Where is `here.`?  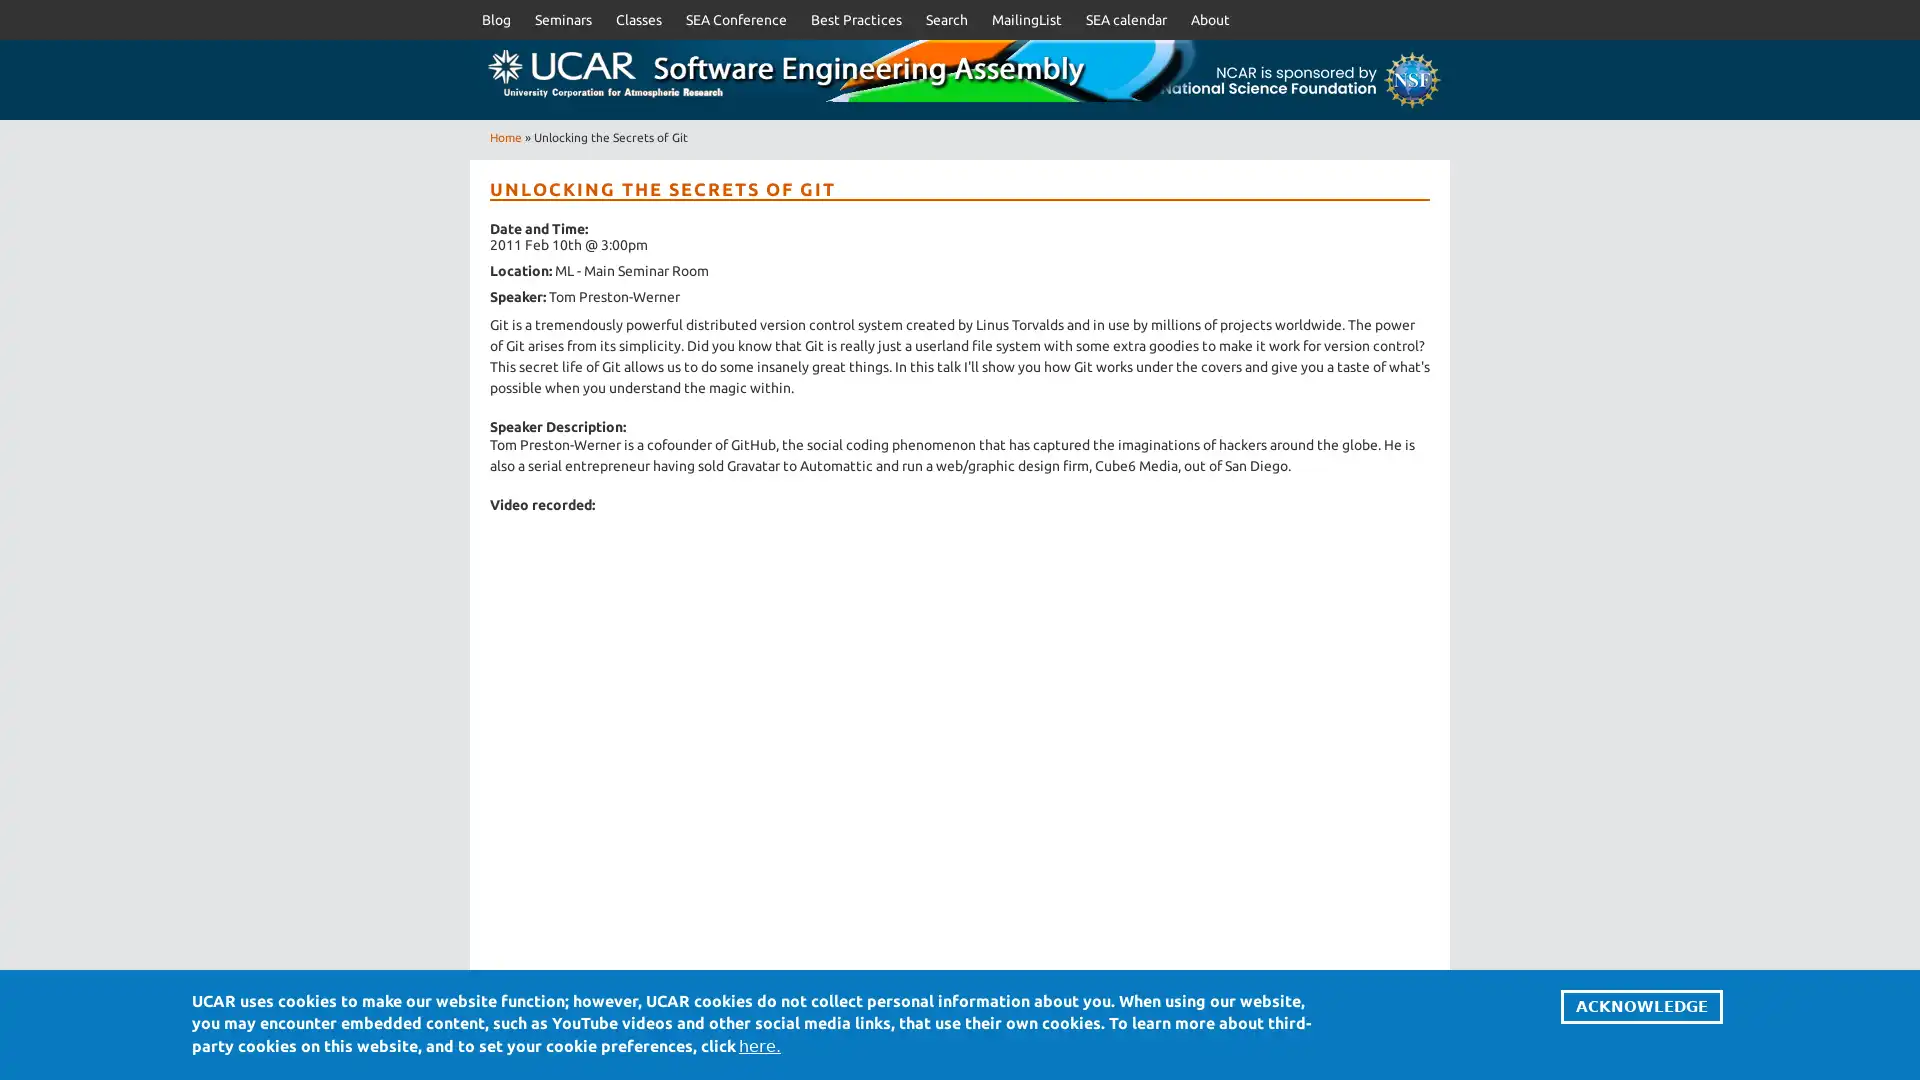
here. is located at coordinates (758, 1044).